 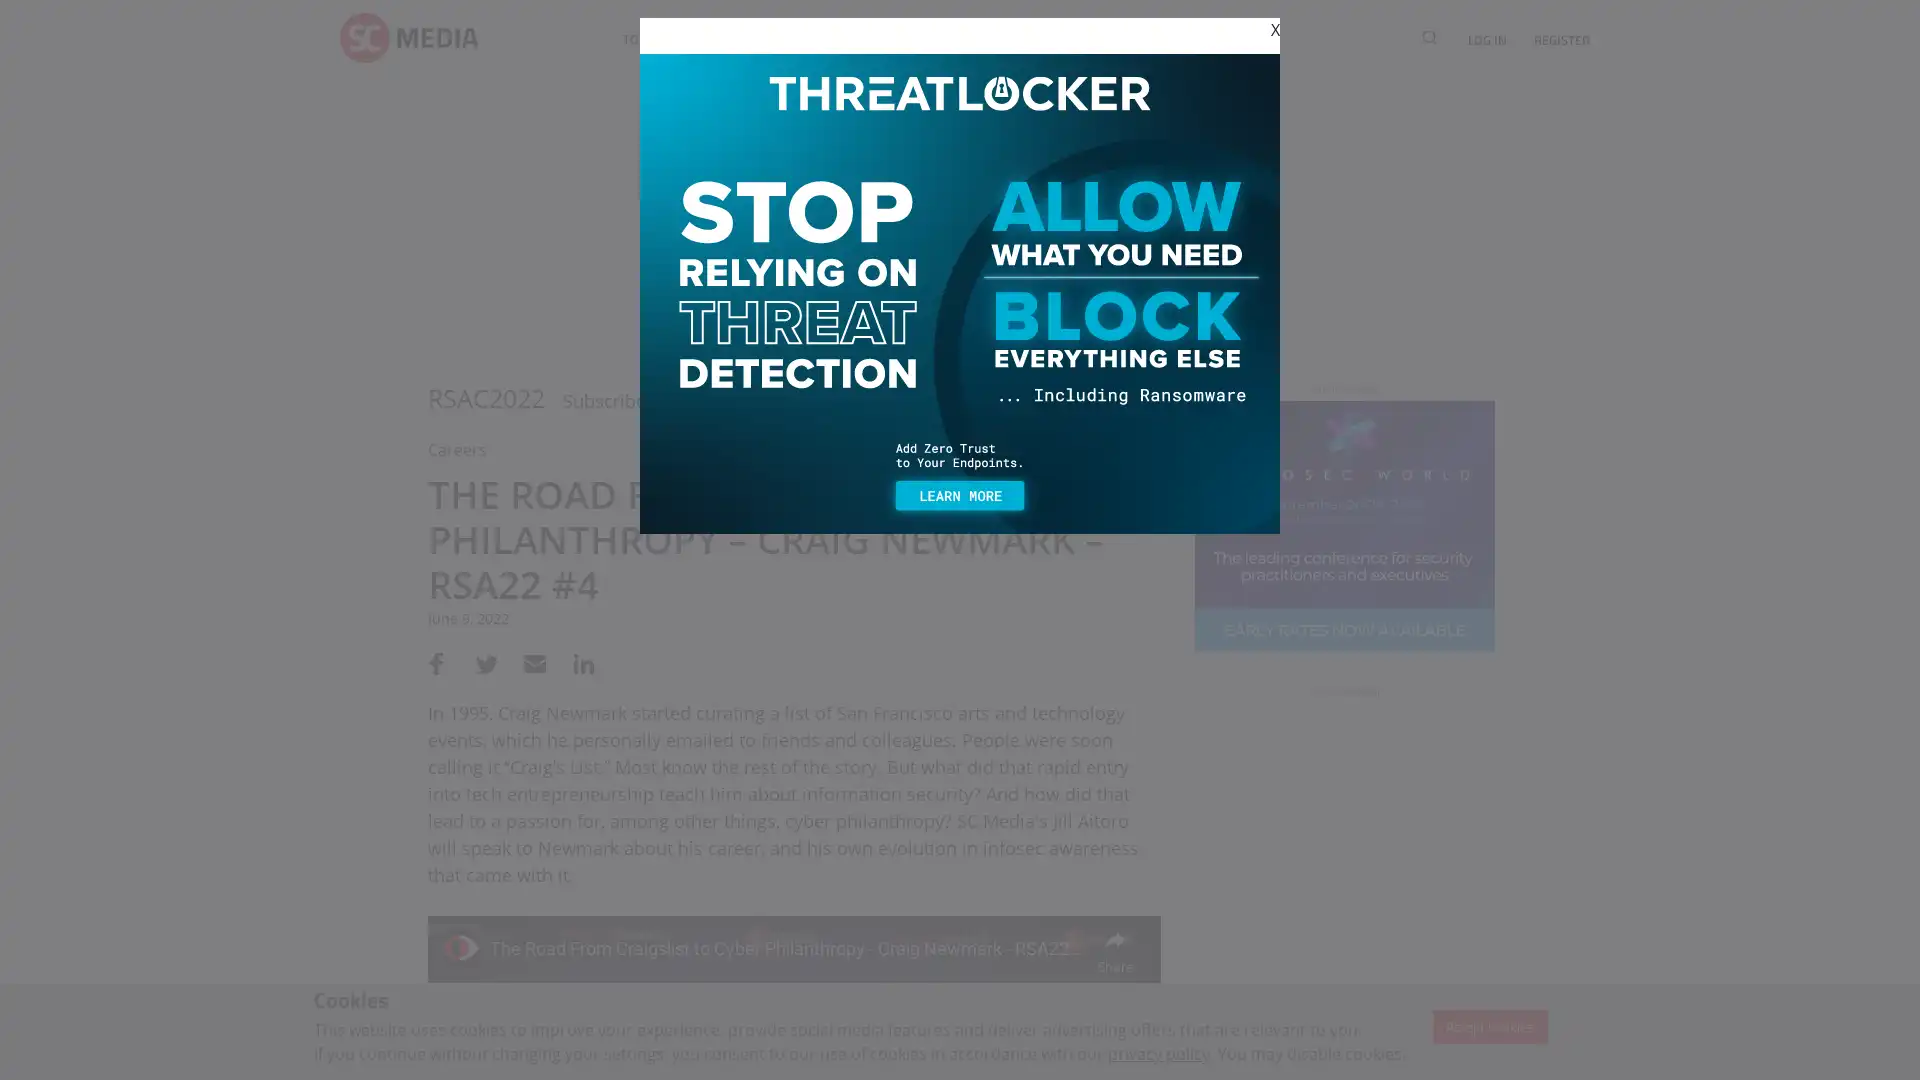 I want to click on INDUSTRY, so click(x=727, y=39).